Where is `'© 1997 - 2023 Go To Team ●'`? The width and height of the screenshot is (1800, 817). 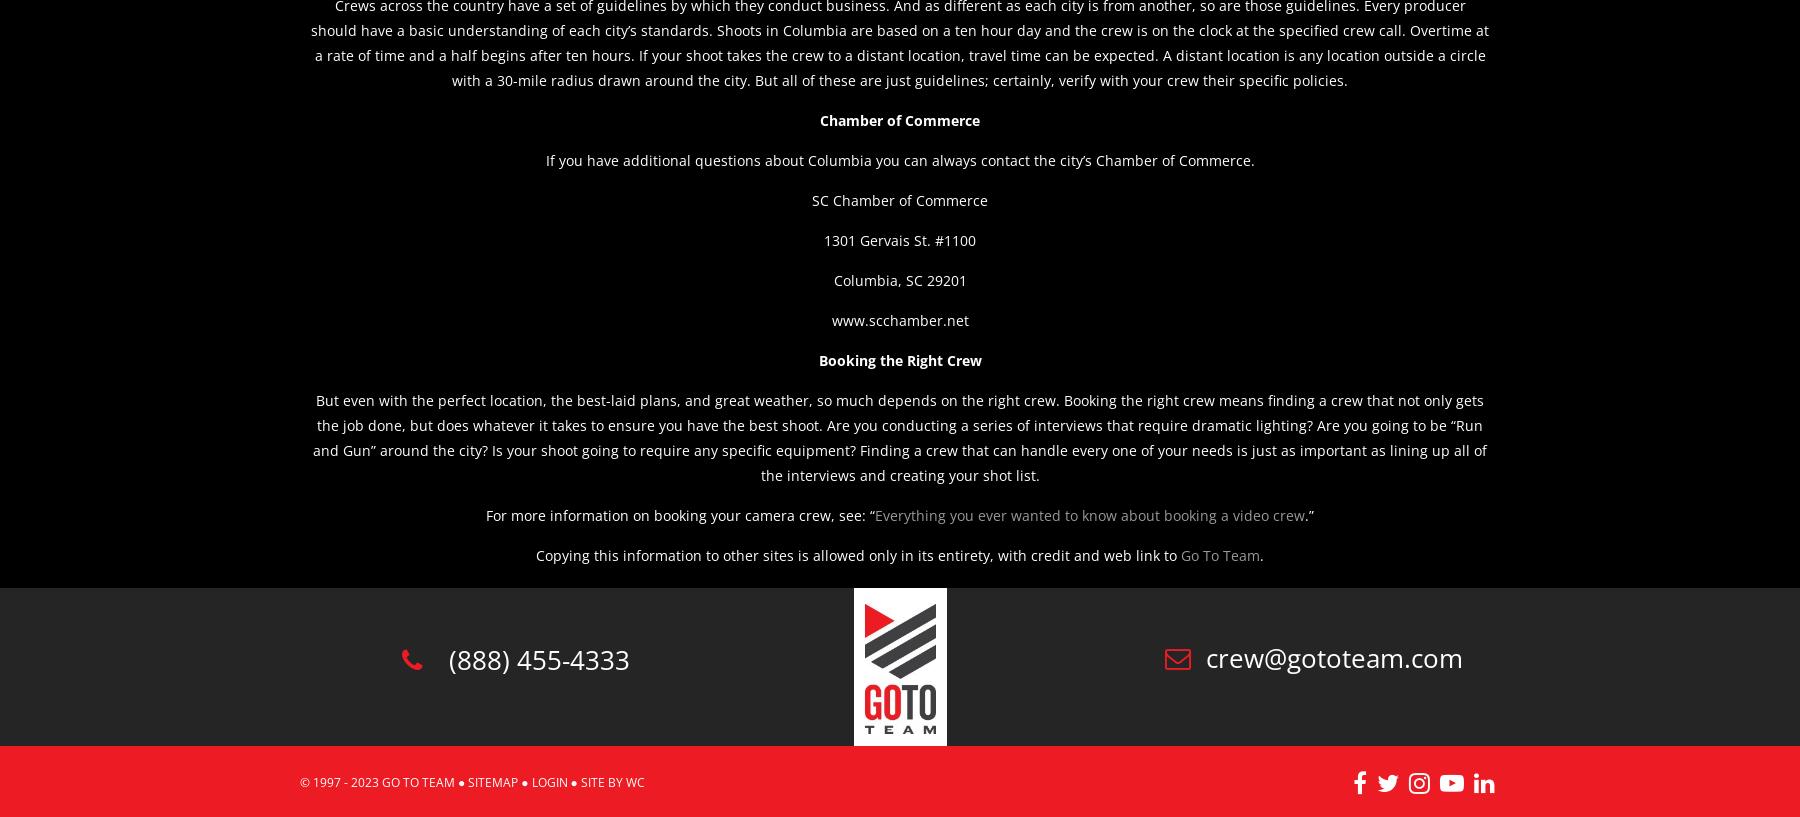 '© 1997 - 2023 Go To Team ●' is located at coordinates (299, 782).